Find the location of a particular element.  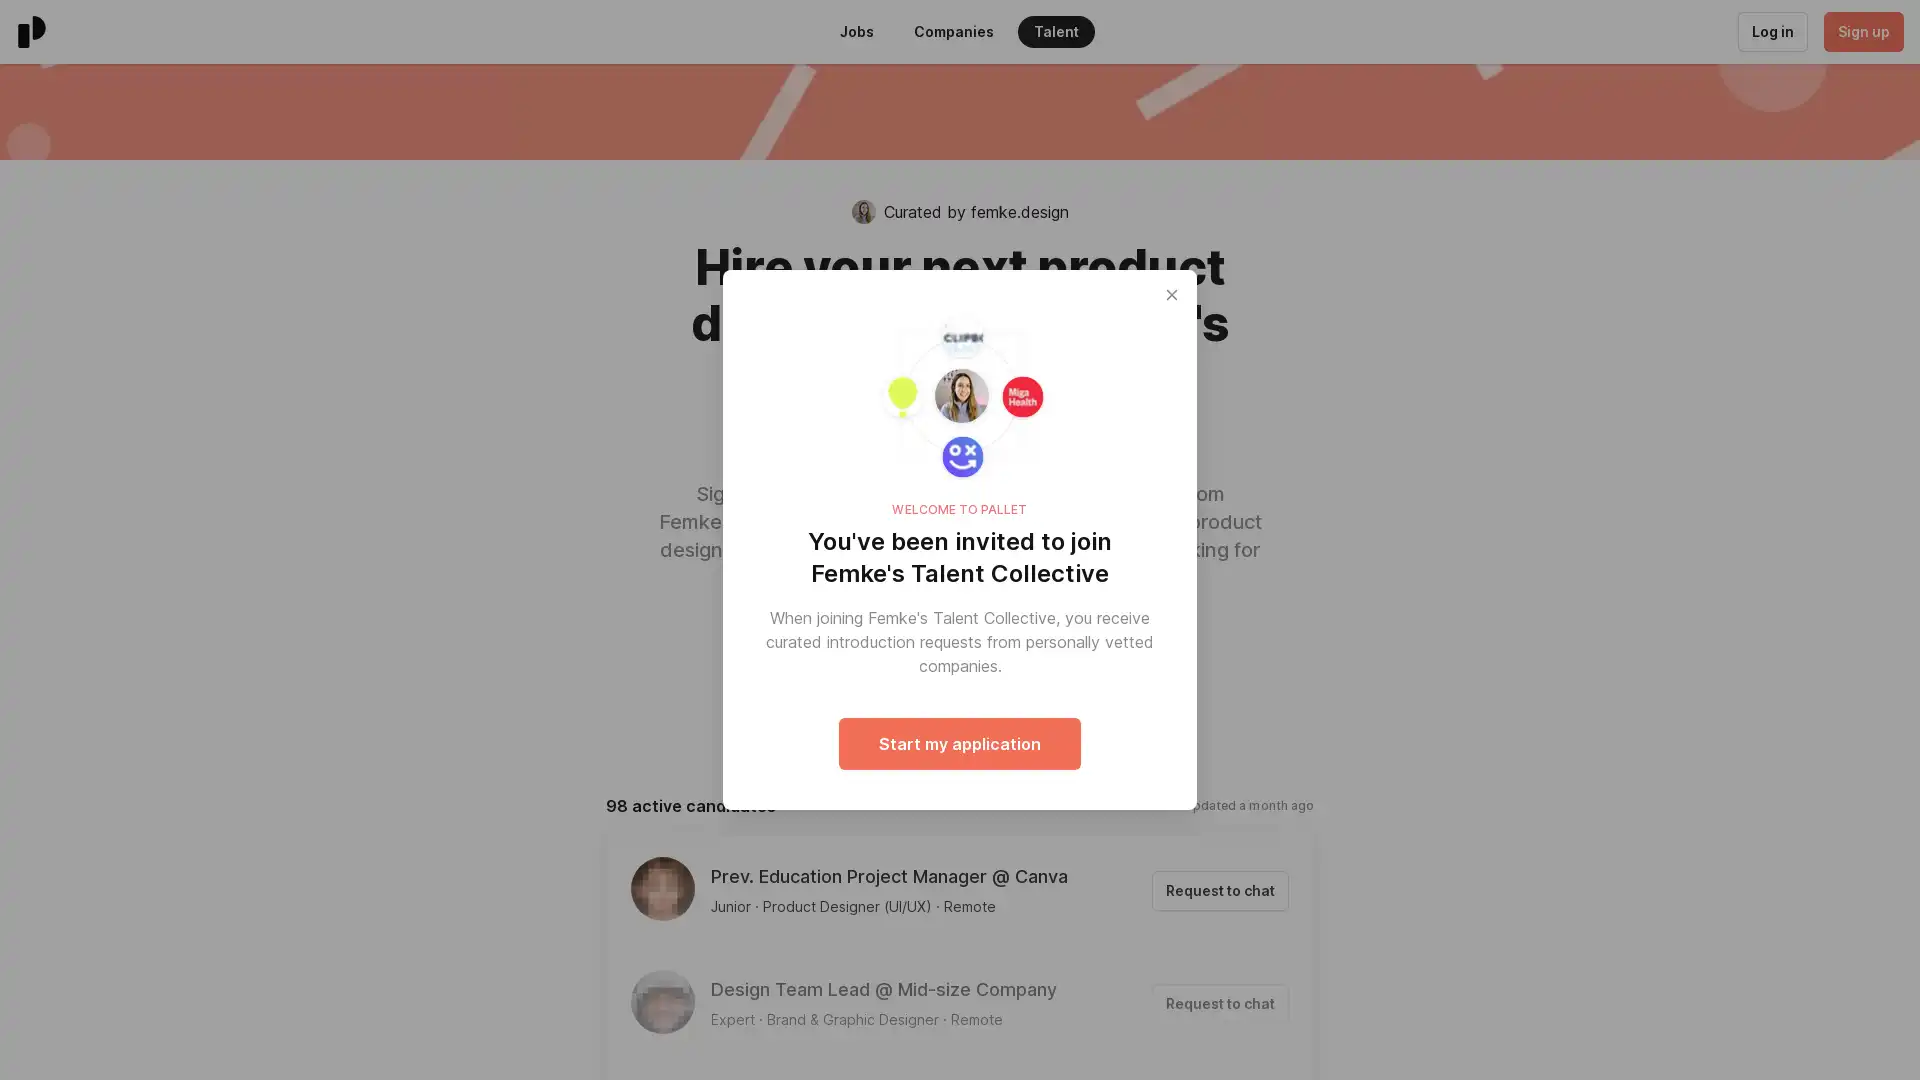

Request to chat is located at coordinates (1219, 1003).